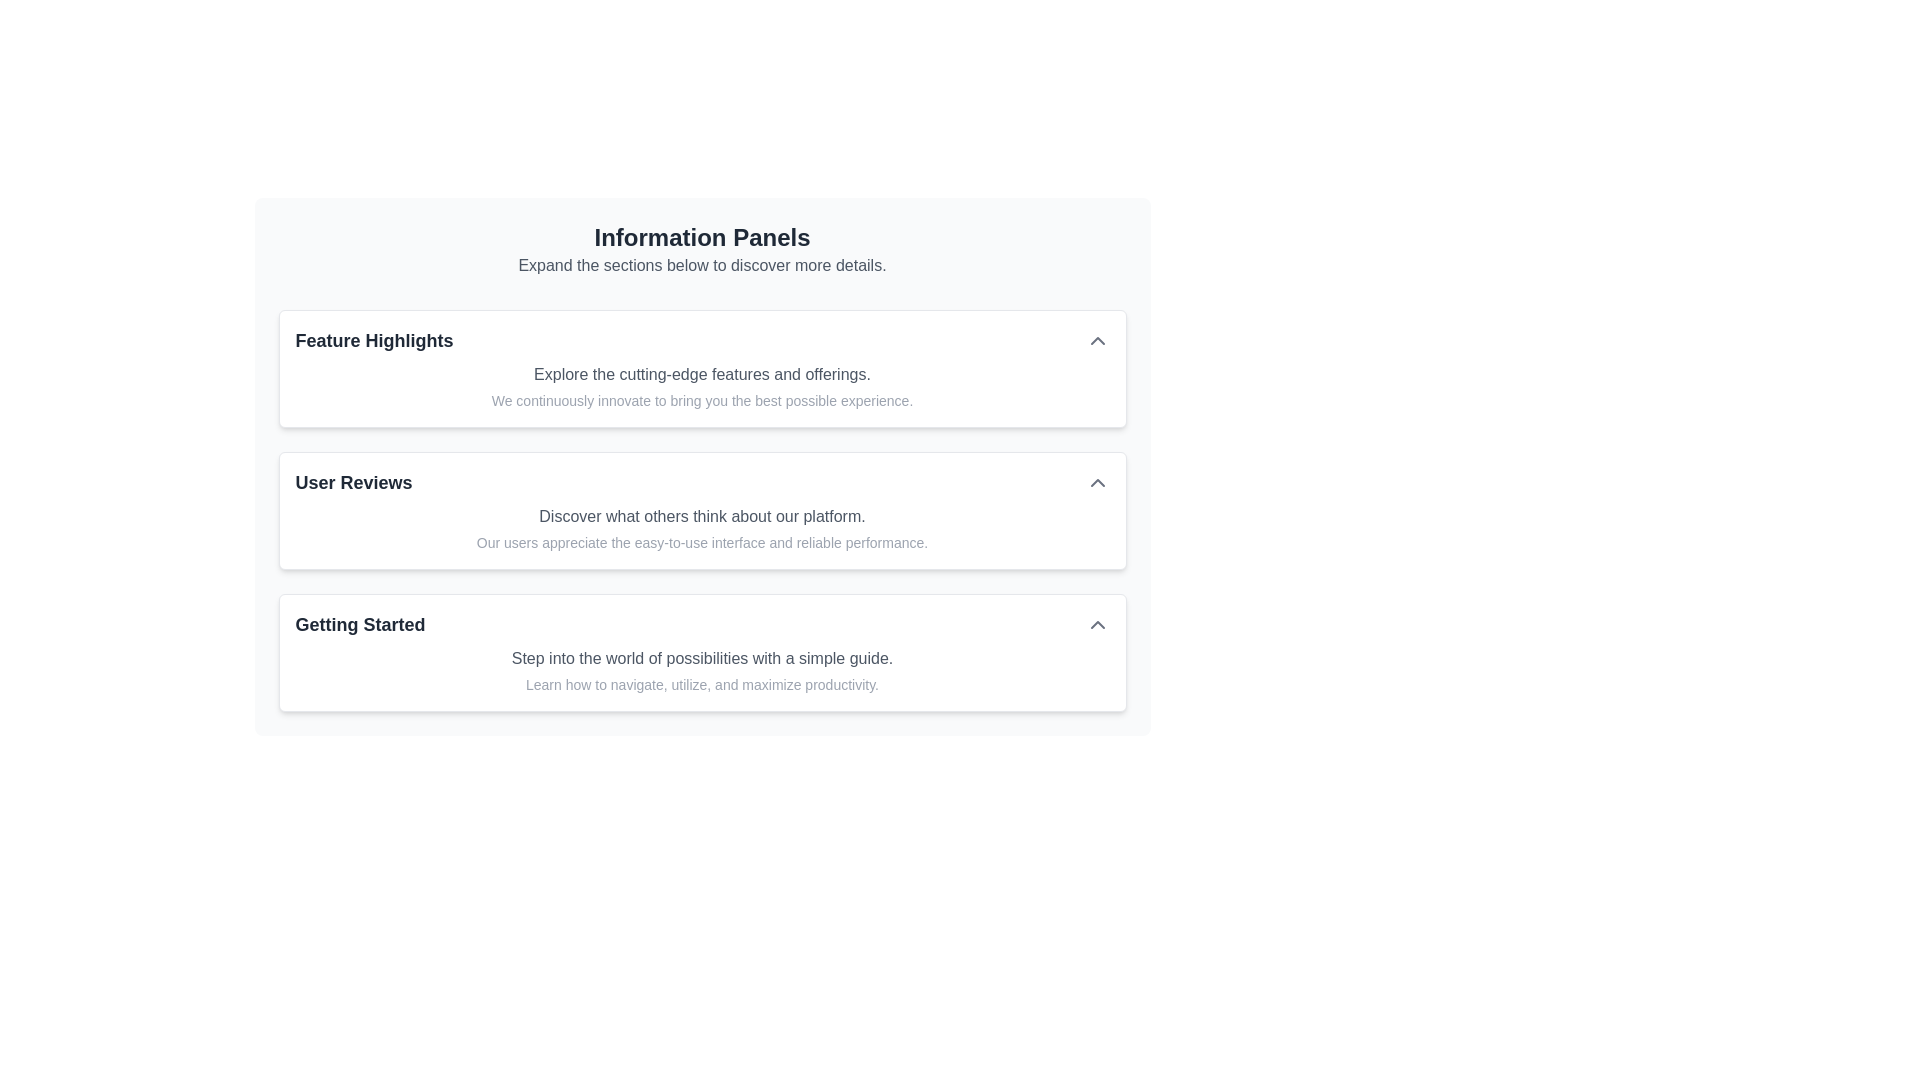  What do you see at coordinates (1096, 482) in the screenshot?
I see `the Chevron-Up icon located on the right-hand side of the 'User Reviews' header bar` at bounding box center [1096, 482].